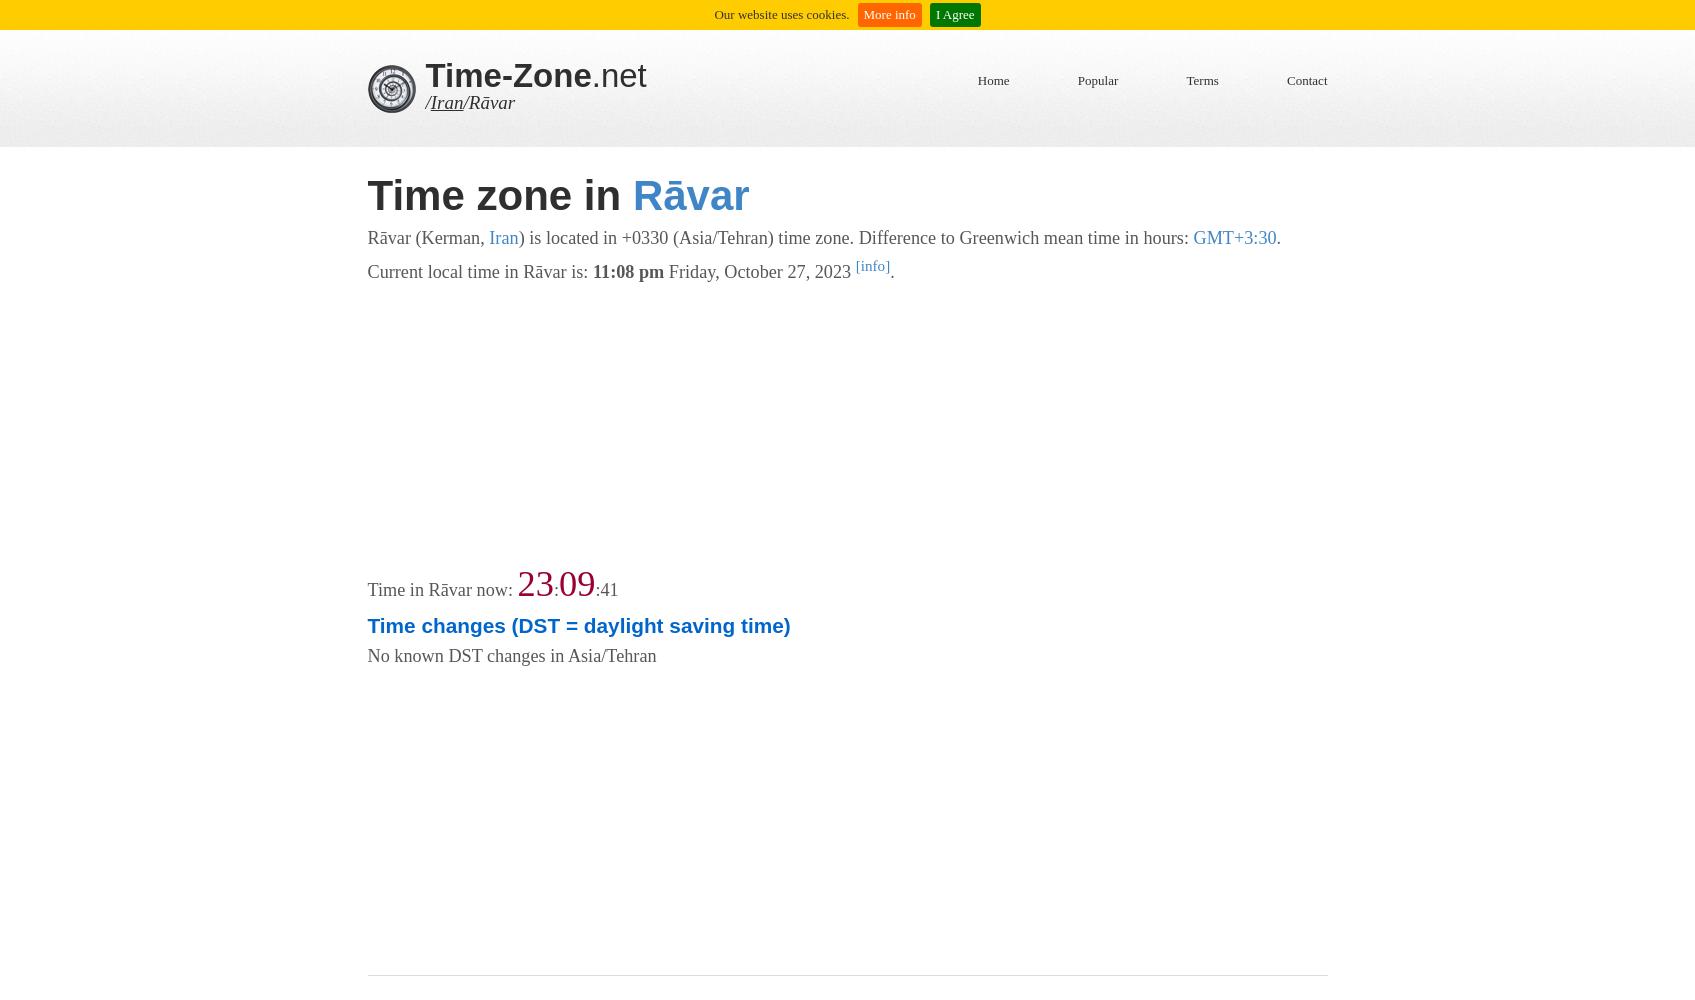 This screenshot has height=1000, width=1695. I want to click on '.net', so click(617, 74).